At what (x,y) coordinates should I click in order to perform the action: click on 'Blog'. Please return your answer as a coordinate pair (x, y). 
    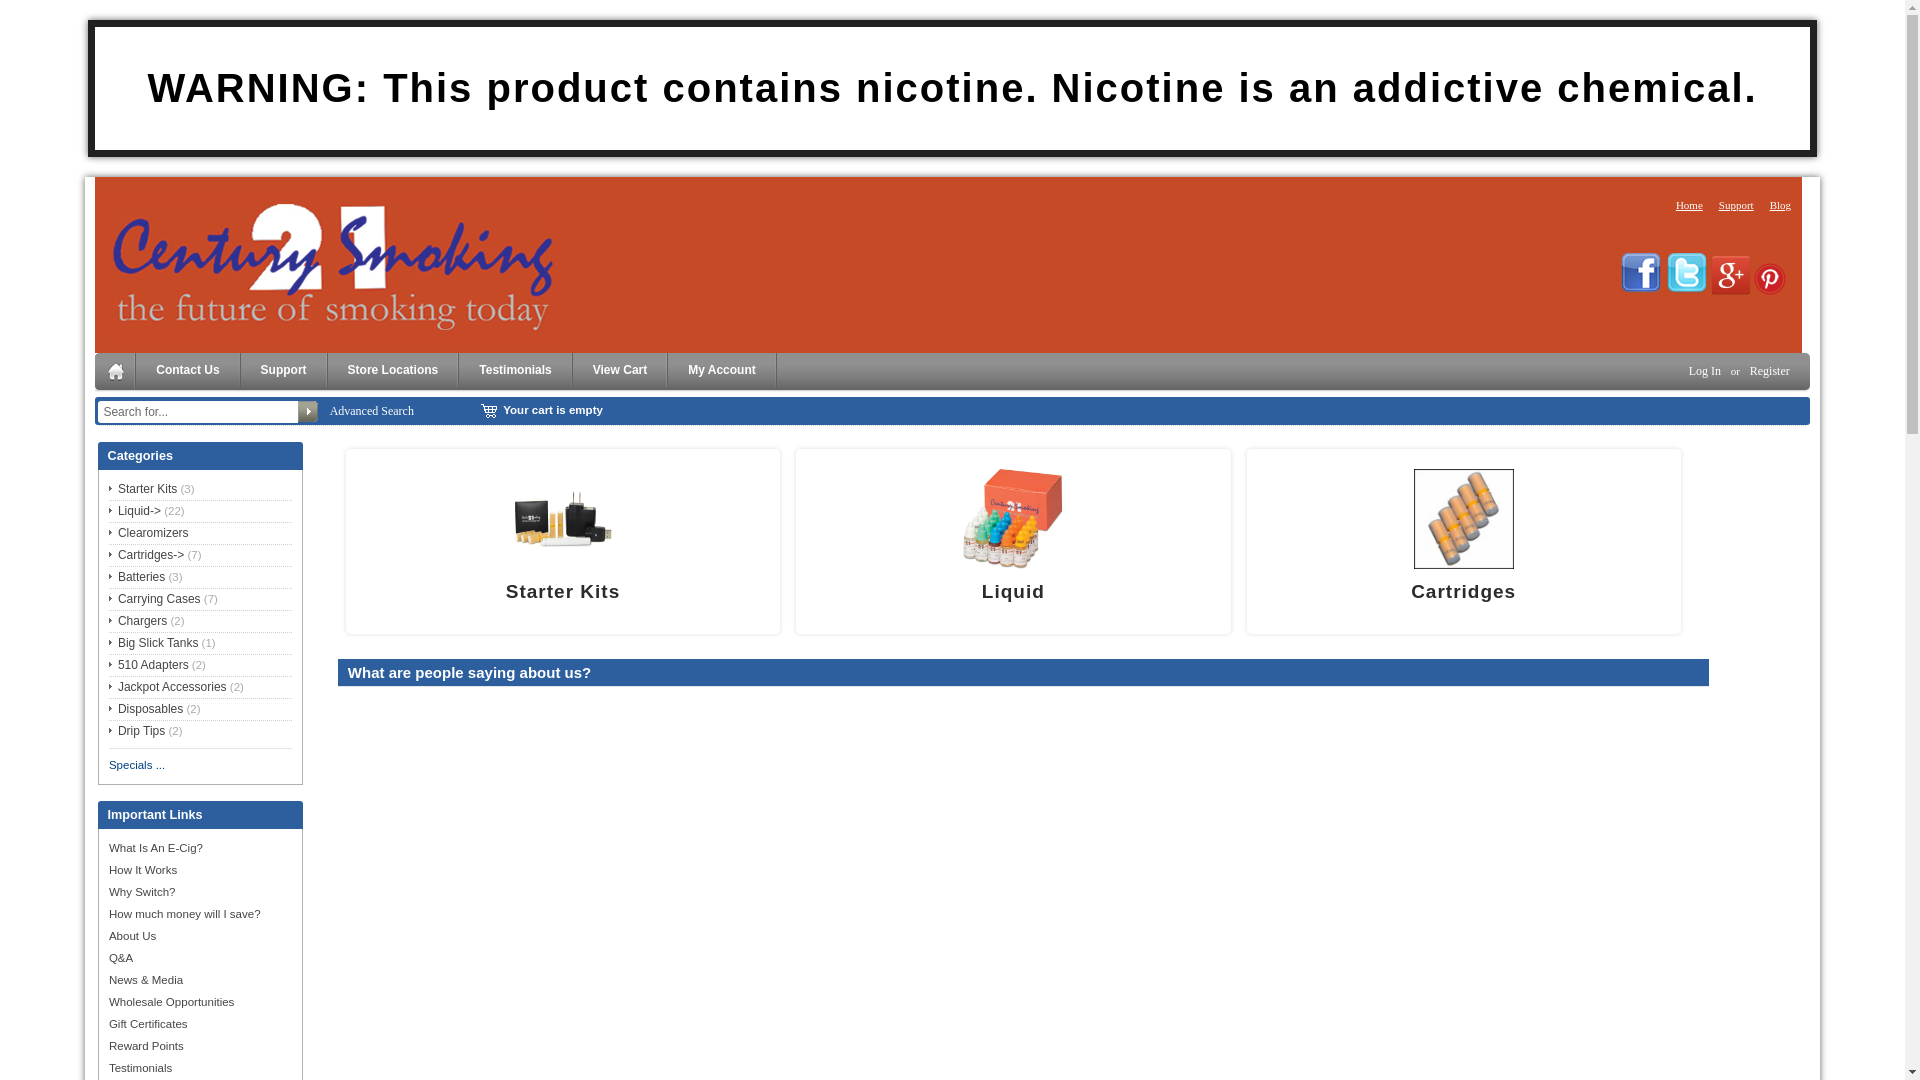
    Looking at the image, I should click on (1780, 204).